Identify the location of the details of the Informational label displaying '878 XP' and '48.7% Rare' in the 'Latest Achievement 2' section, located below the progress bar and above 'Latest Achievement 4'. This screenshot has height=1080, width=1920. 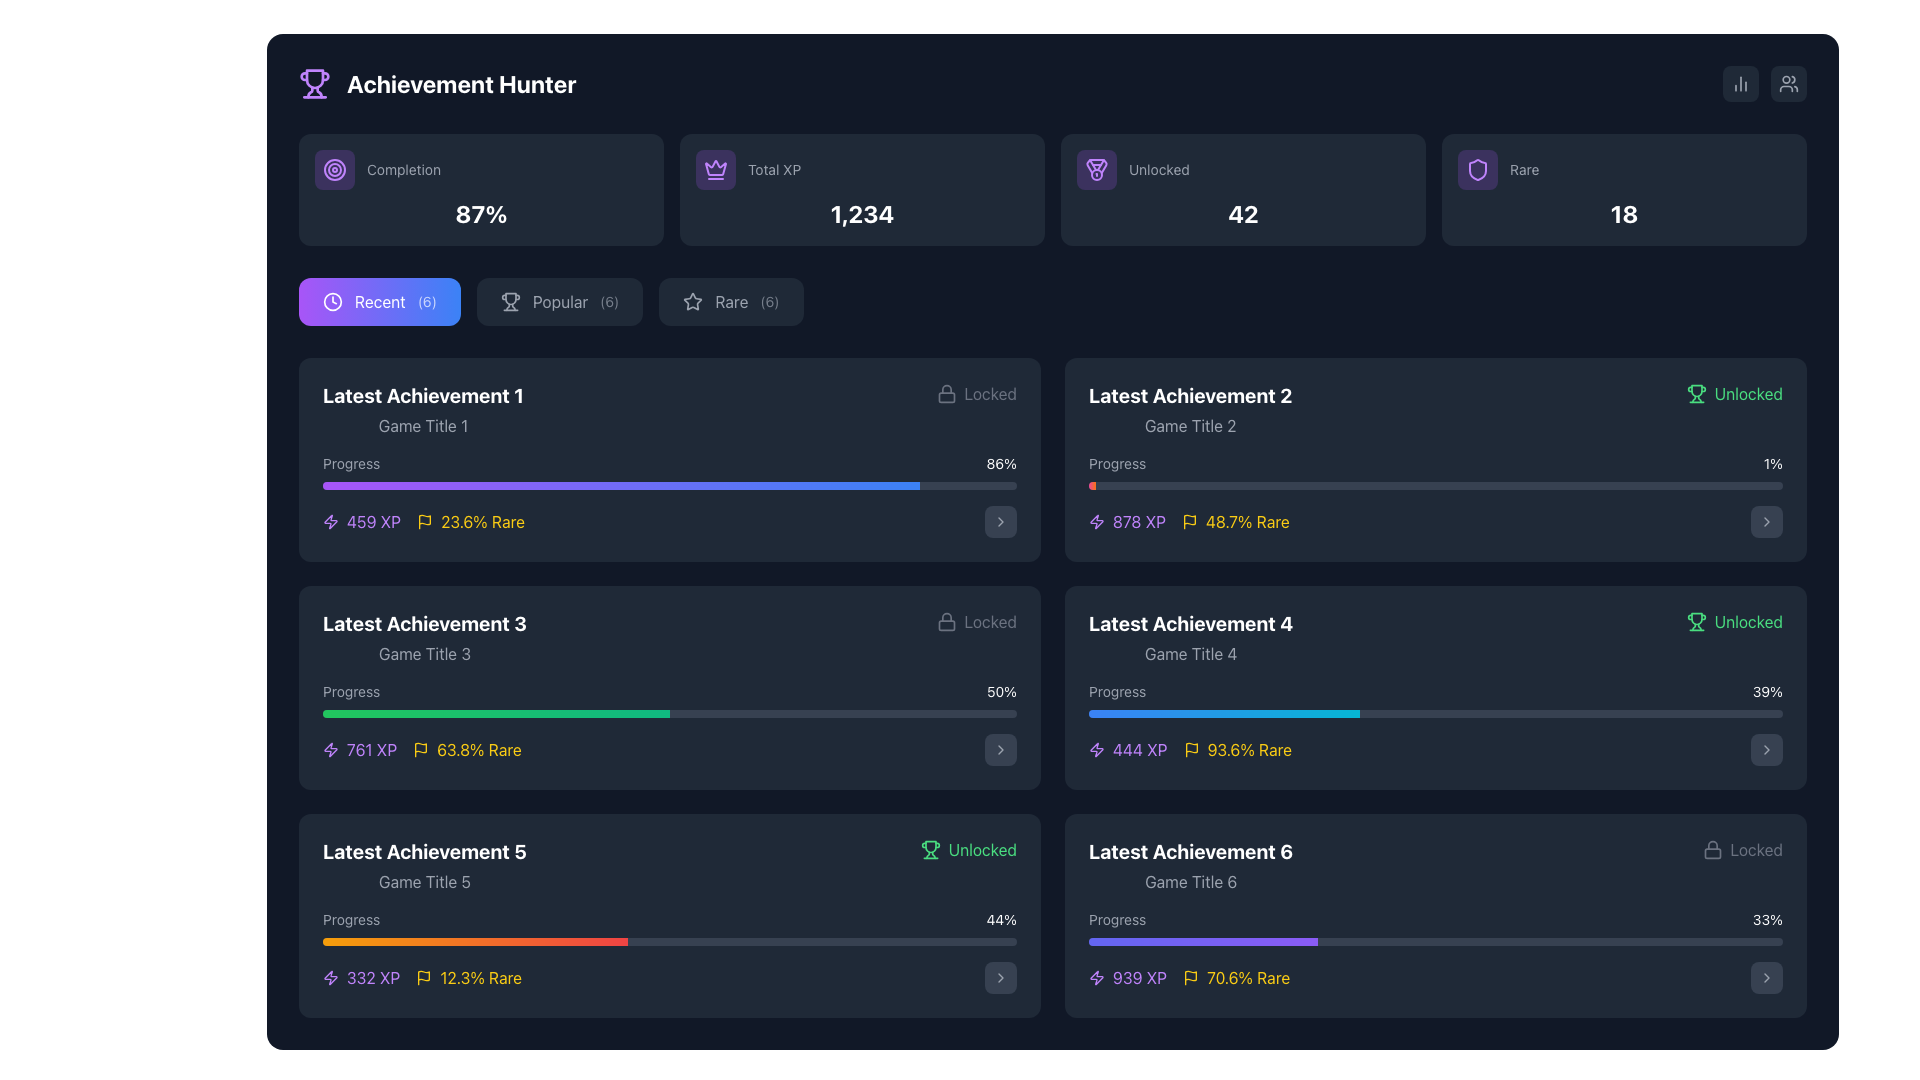
(1189, 520).